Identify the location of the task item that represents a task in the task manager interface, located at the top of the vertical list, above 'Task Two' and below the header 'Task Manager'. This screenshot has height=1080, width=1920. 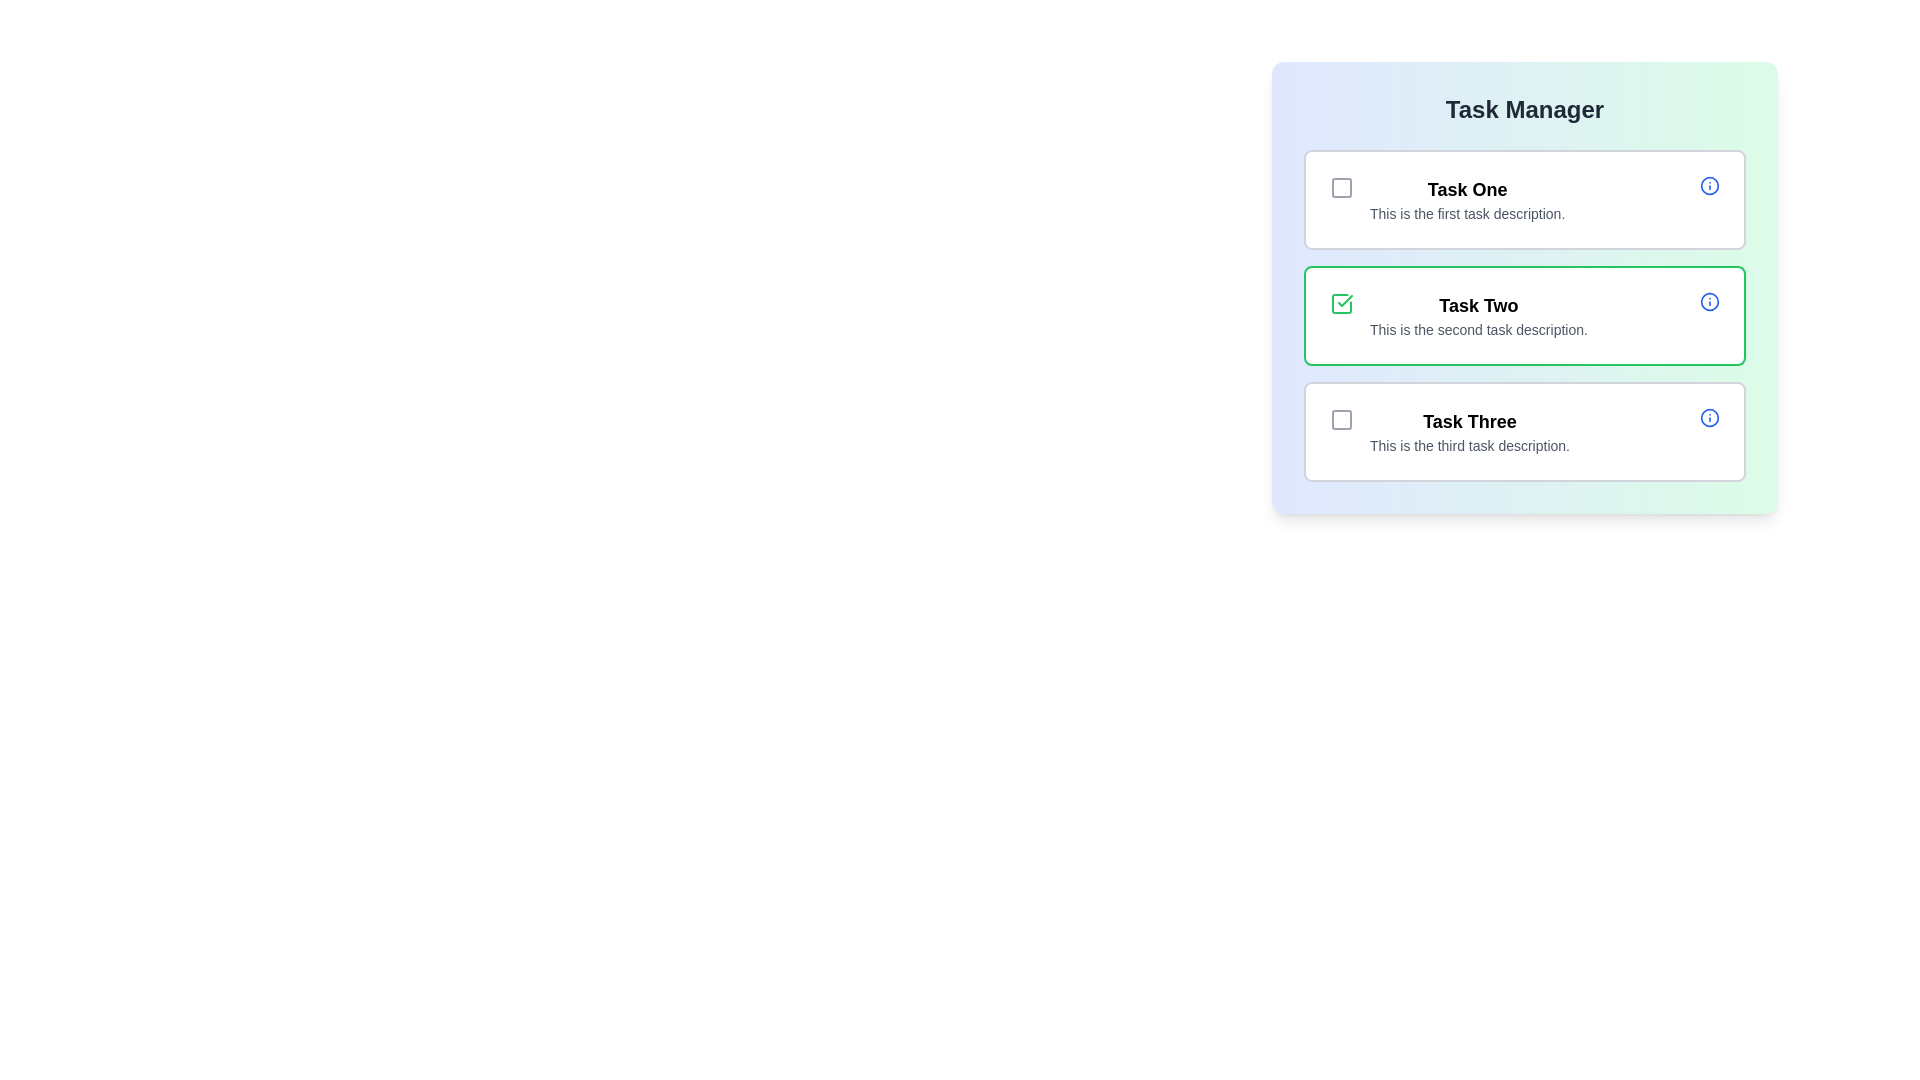
(1467, 200).